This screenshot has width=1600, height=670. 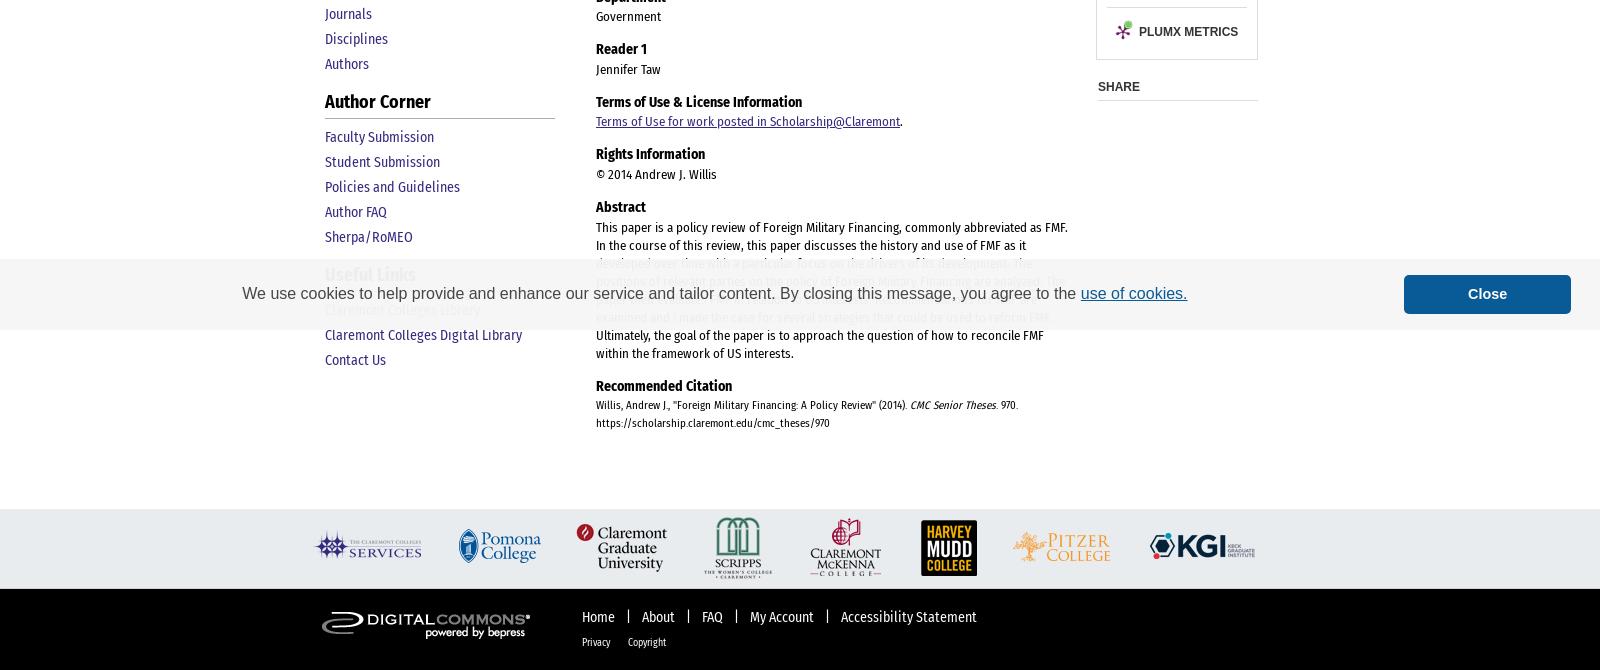 What do you see at coordinates (599, 616) in the screenshot?
I see `'Home'` at bounding box center [599, 616].